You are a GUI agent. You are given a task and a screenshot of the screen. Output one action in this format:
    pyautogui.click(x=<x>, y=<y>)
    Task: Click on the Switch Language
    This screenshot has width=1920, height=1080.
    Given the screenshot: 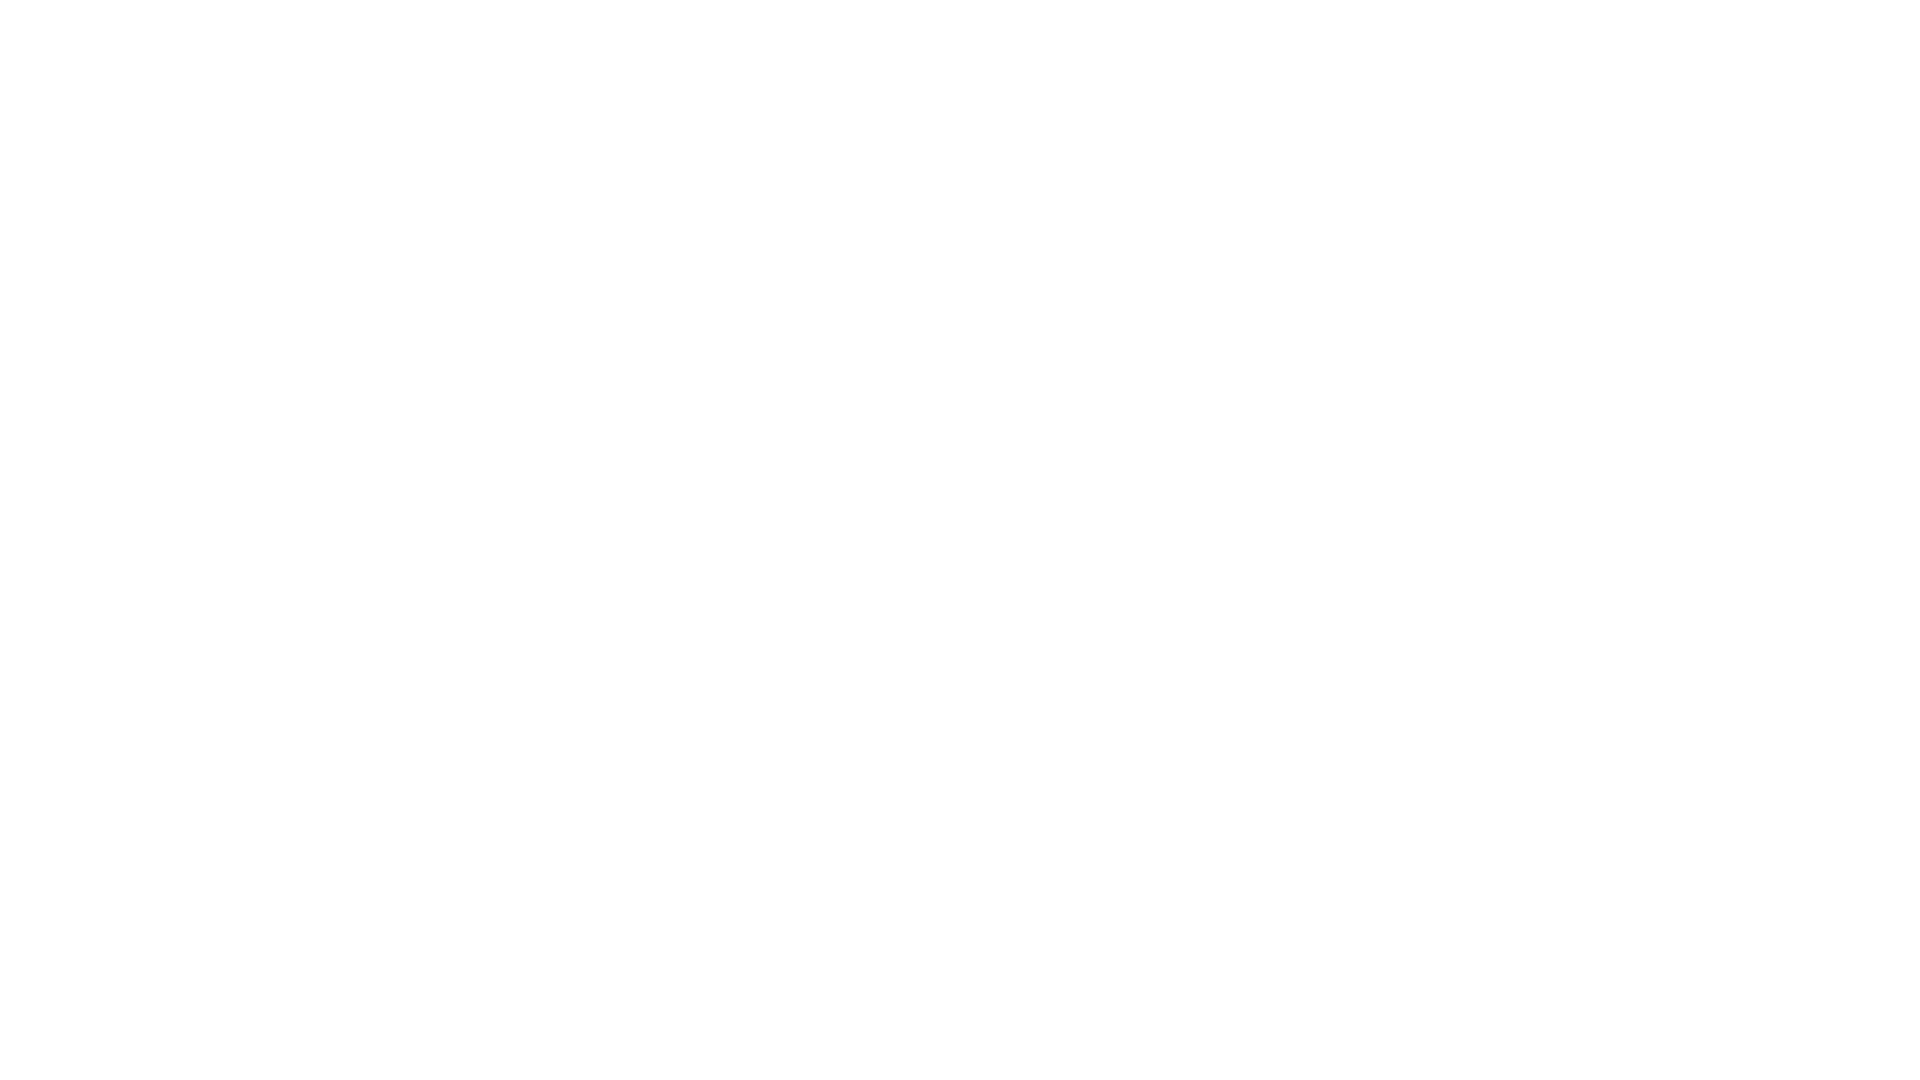 What is the action you would take?
    pyautogui.click(x=1596, y=27)
    